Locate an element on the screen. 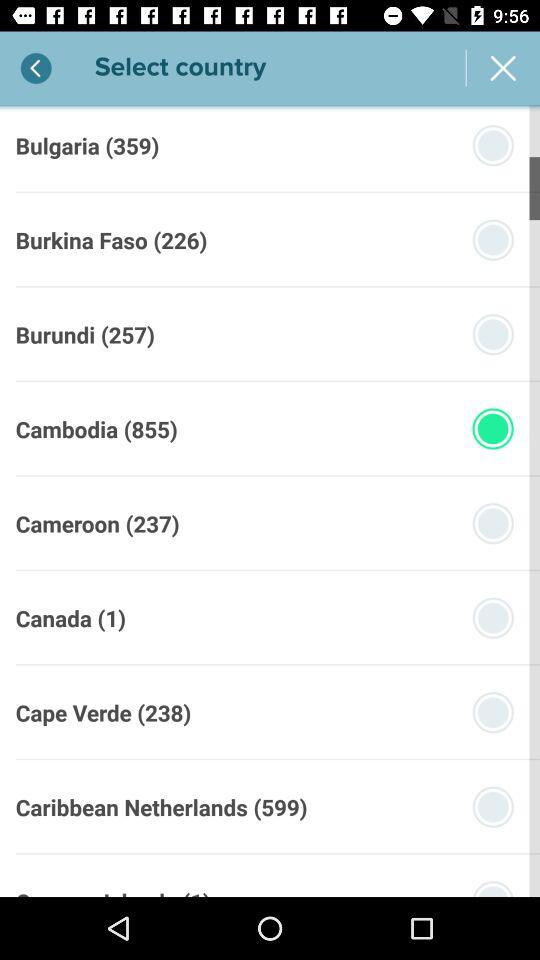  go back is located at coordinates (36, 68).